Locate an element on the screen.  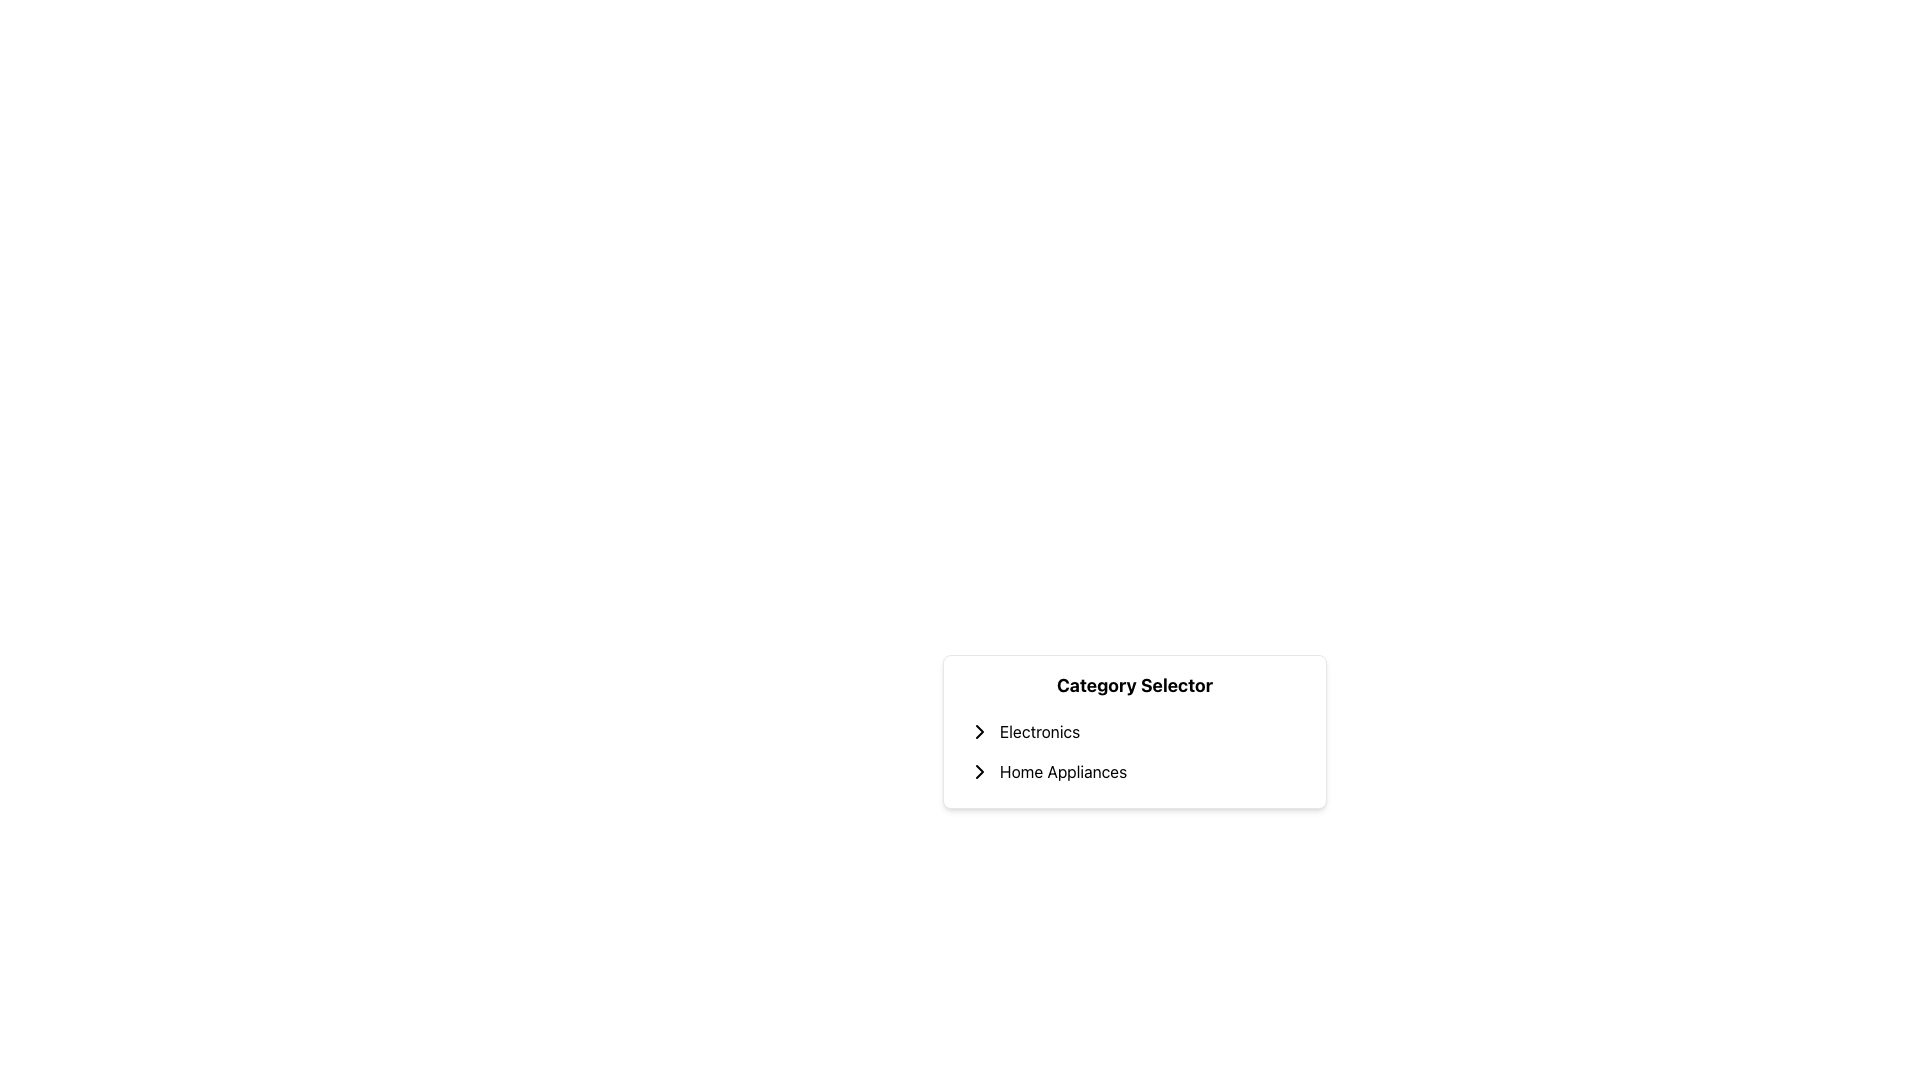
the triangular arrow icon pointing to the right that is positioned to the left of the text 'Electronics' in the 'Category Selector' card is located at coordinates (979, 732).